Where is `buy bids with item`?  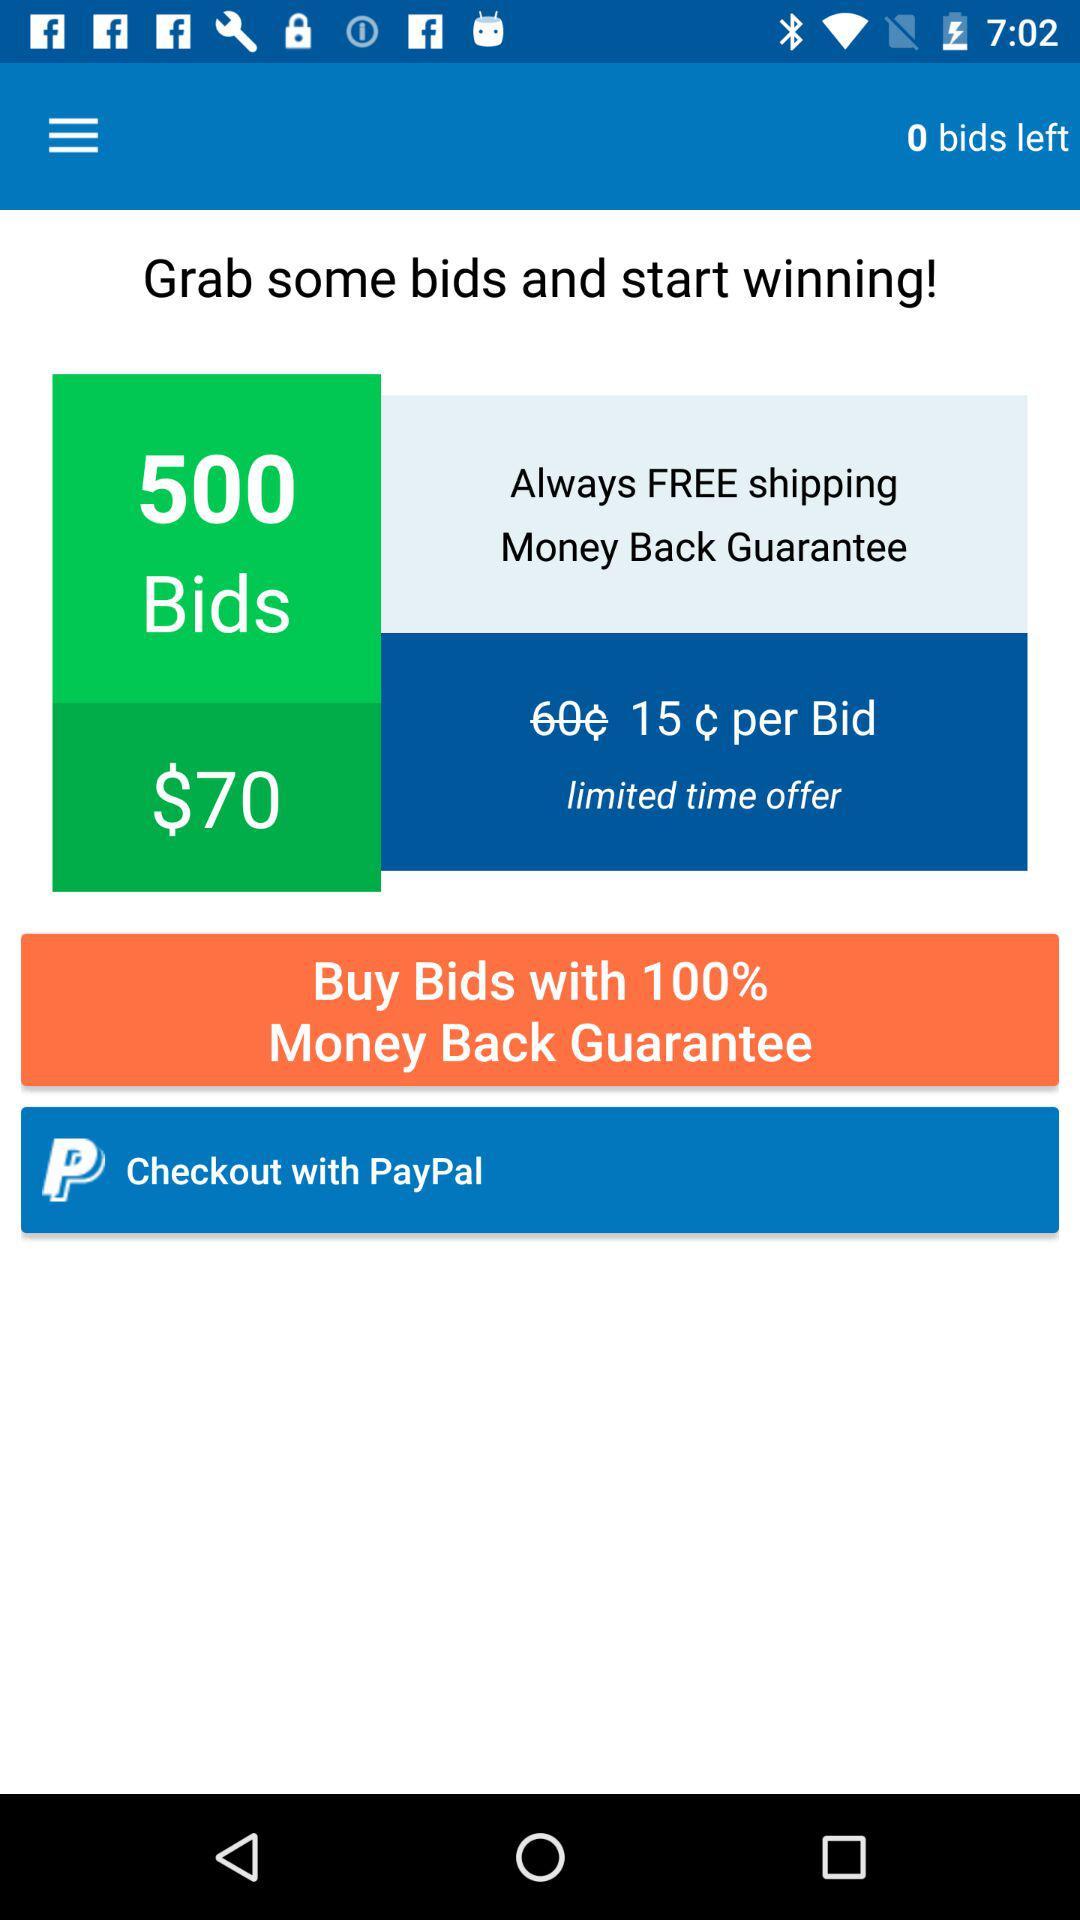
buy bids with item is located at coordinates (540, 1009).